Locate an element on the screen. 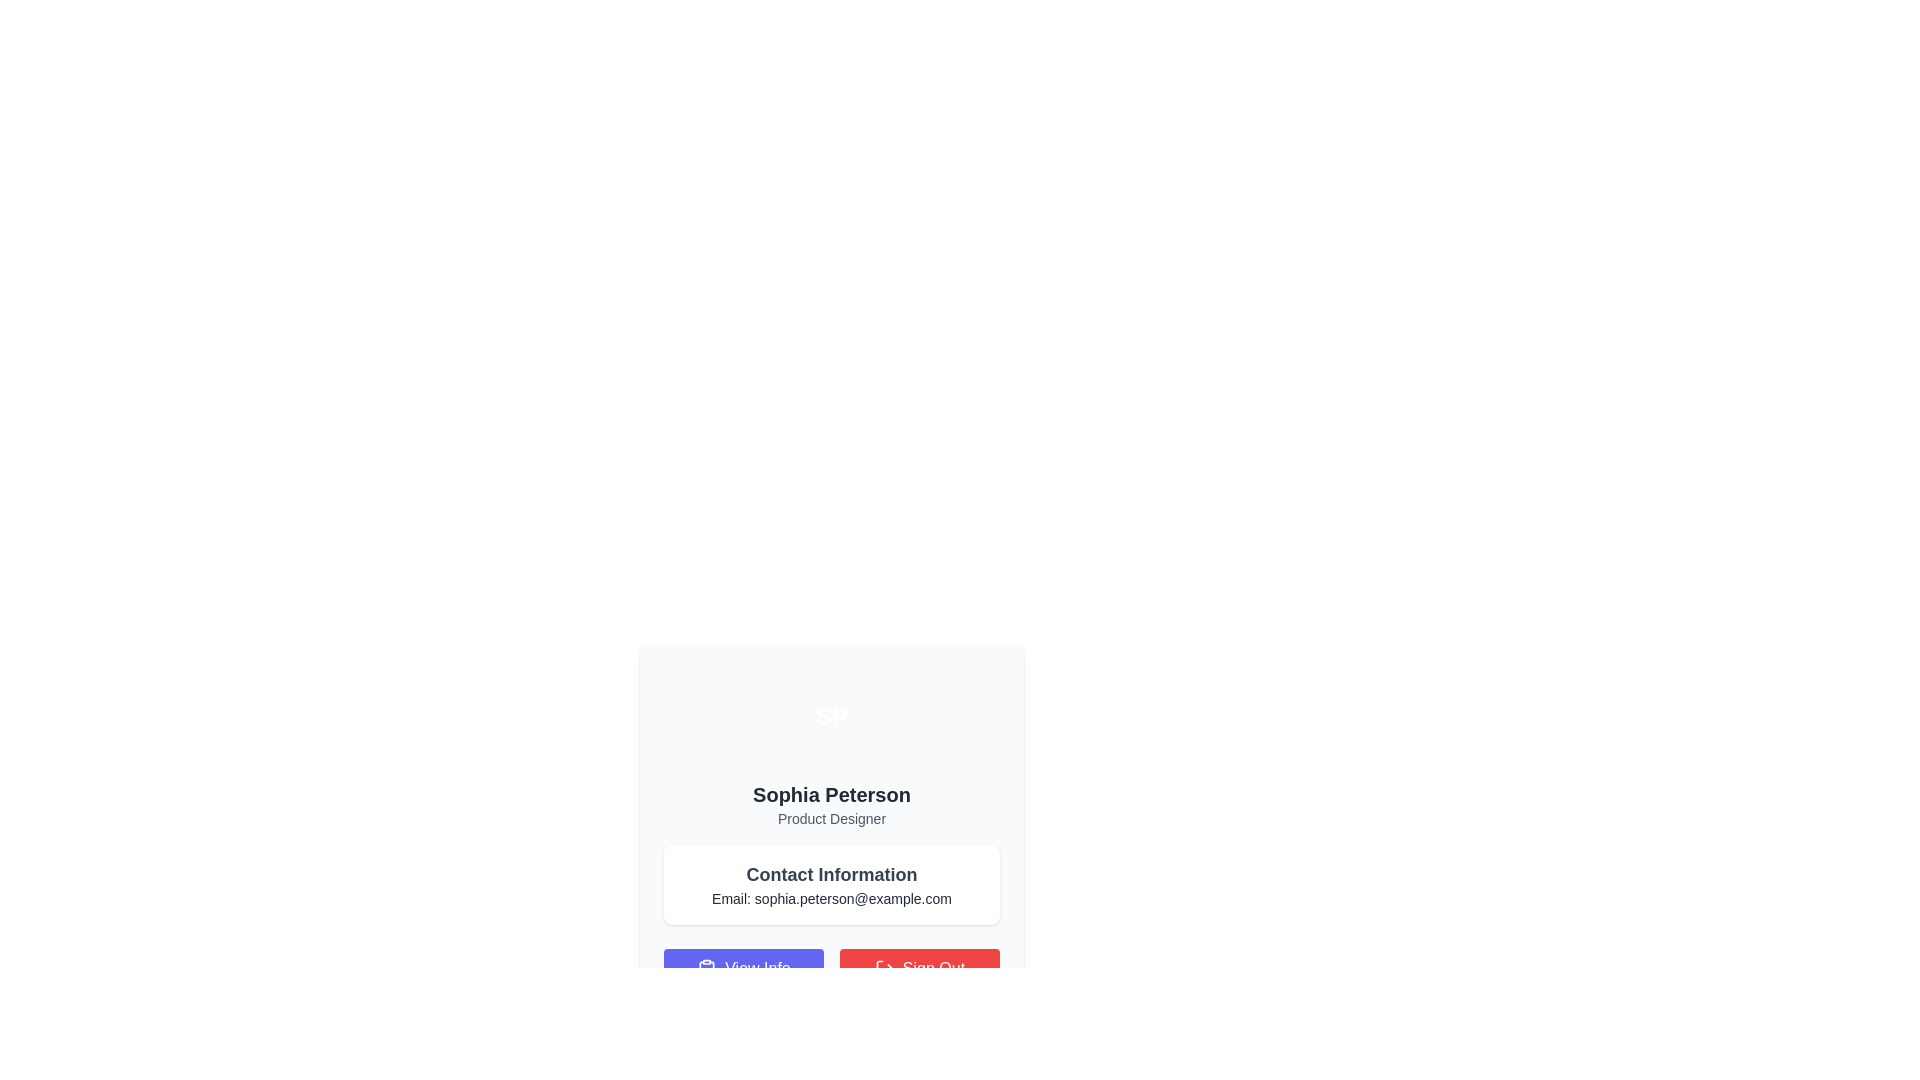  the text label 'Product Designer' which is styled with a smaller font size and gray color, located beneath the name 'Sophia Peterson' in the profile card is located at coordinates (831, 818).